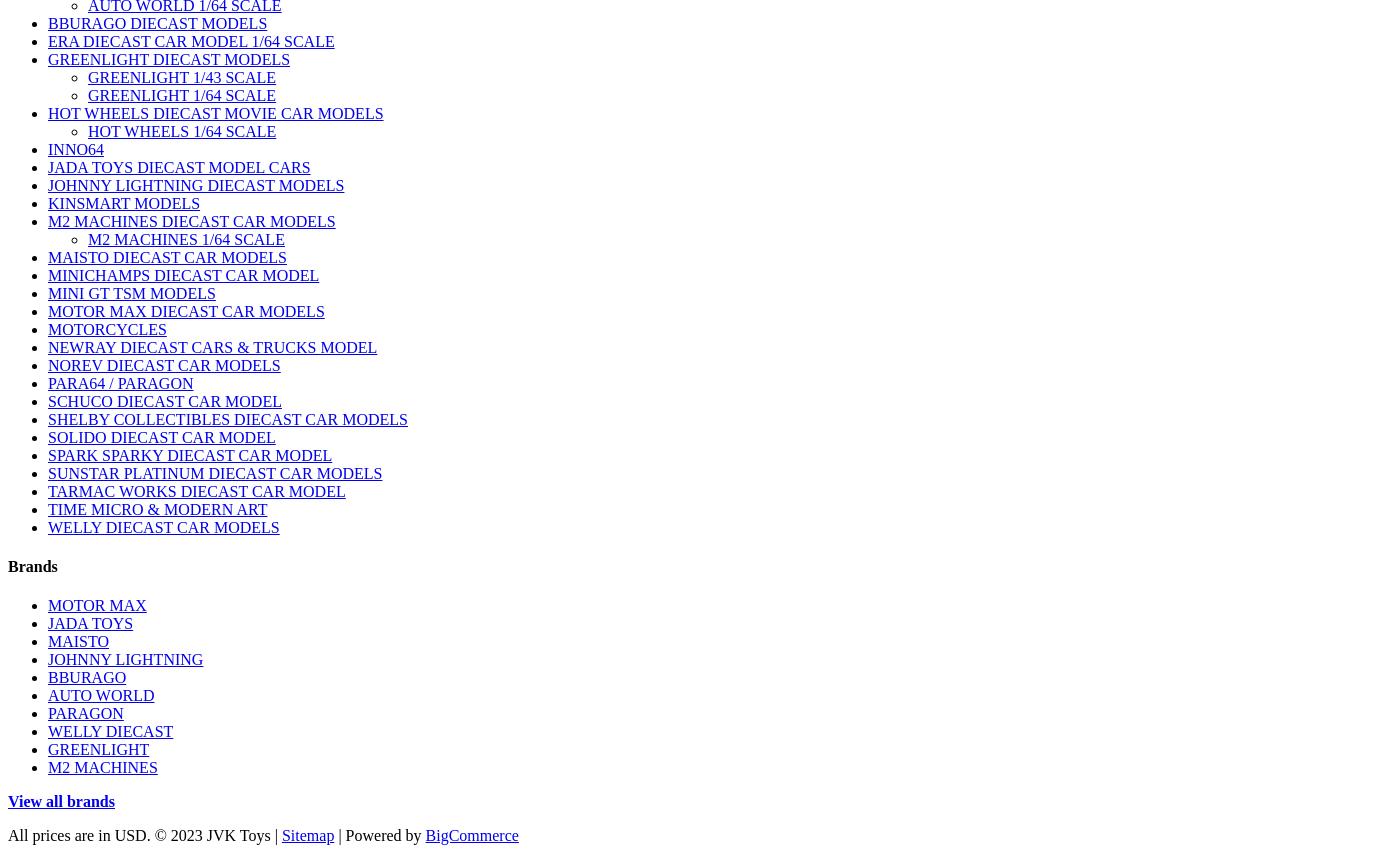 Image resolution: width=1400 pixels, height=860 pixels. What do you see at coordinates (228, 417) in the screenshot?
I see `'SHELBY COLLECTIBLES DIECAST CAR MODELS'` at bounding box center [228, 417].